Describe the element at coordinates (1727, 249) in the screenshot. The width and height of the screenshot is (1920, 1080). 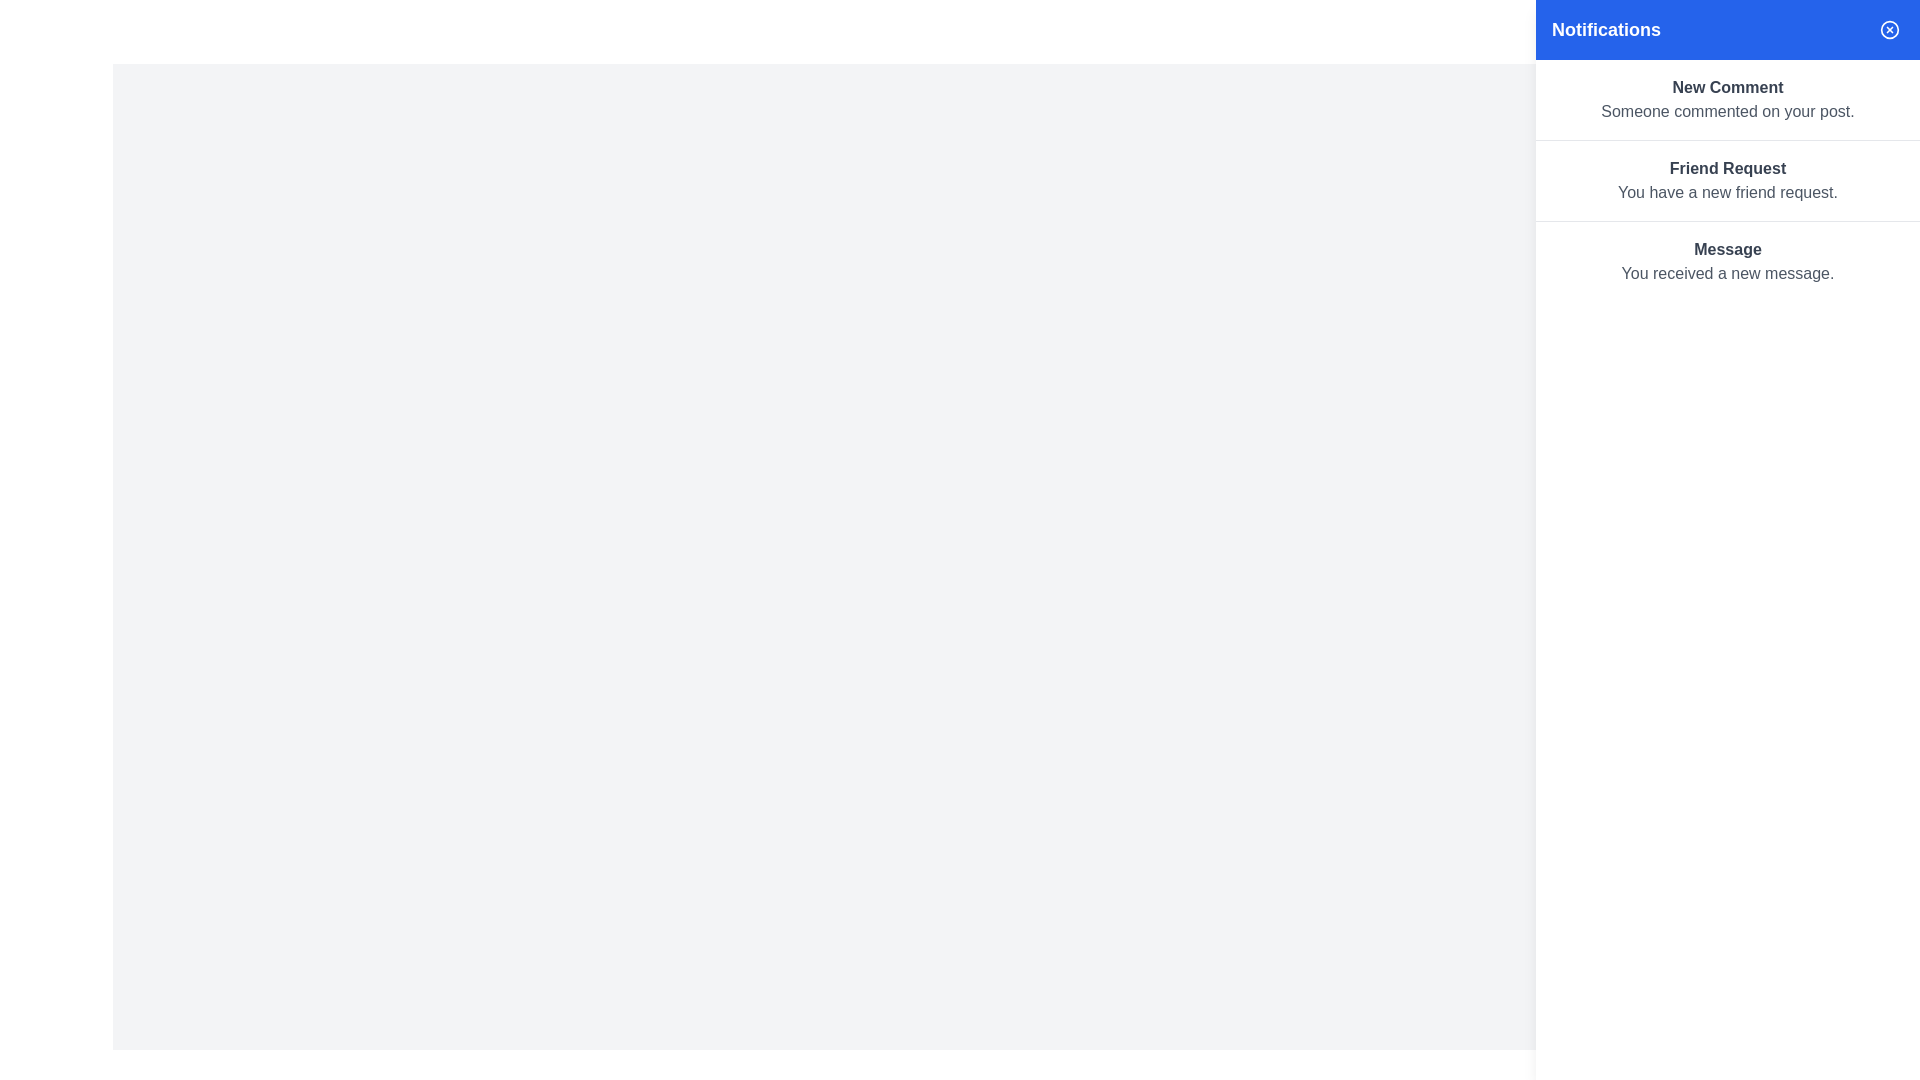
I see `text label that contains 'Message' in bold gray font located in the notifications area under the 'Notifications' panel` at that location.